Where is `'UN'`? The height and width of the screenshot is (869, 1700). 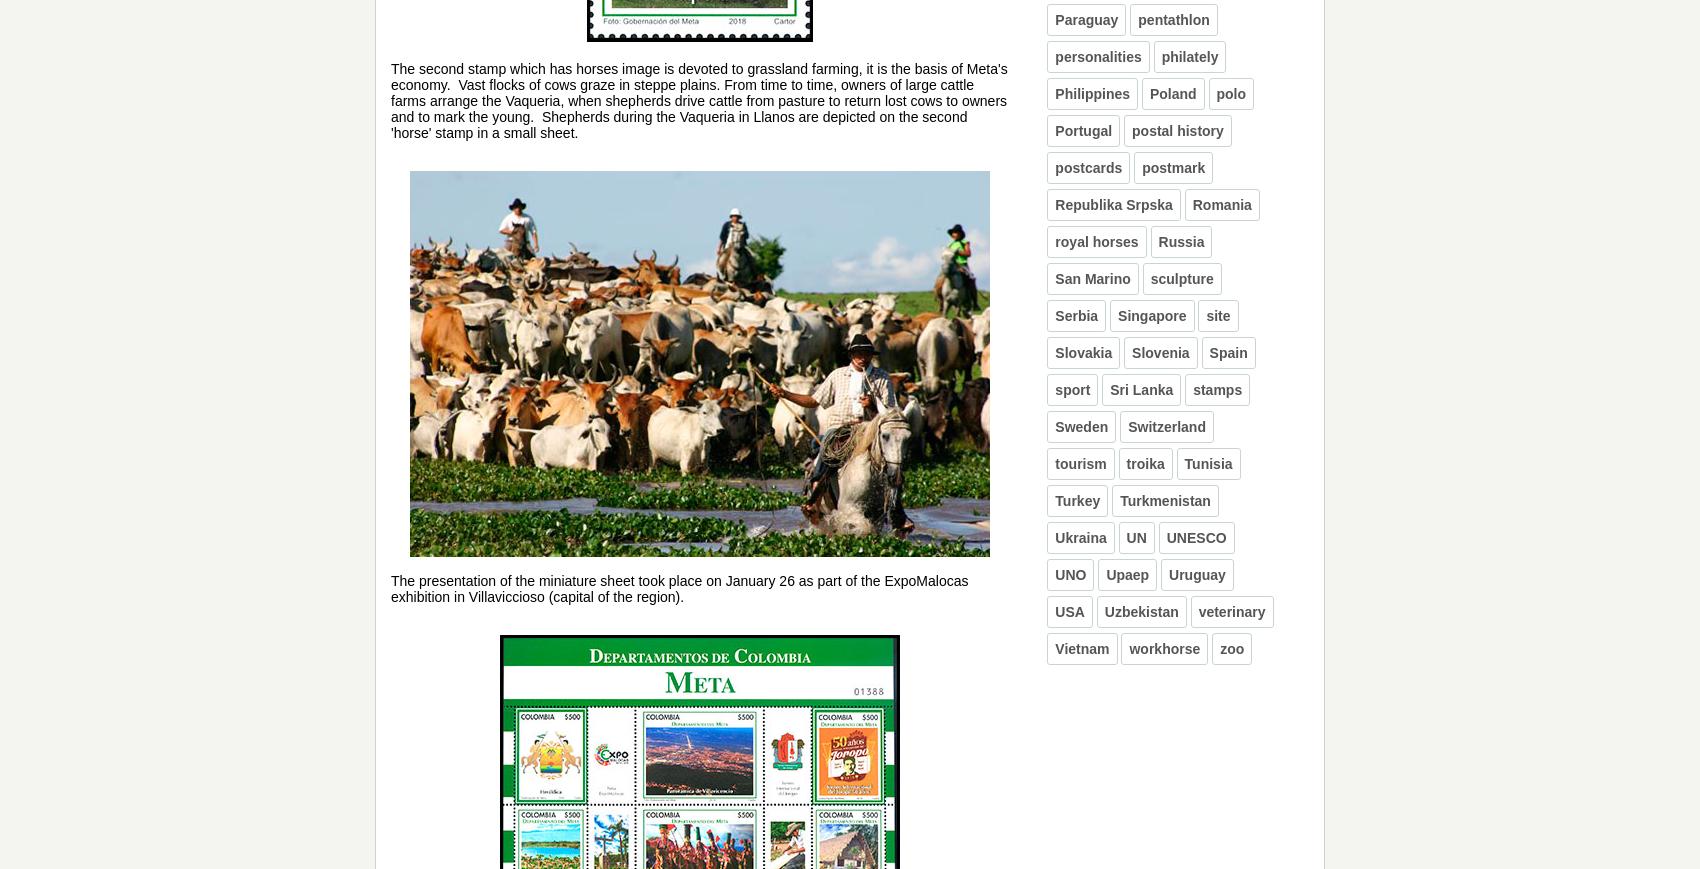
'UN' is located at coordinates (1135, 537).